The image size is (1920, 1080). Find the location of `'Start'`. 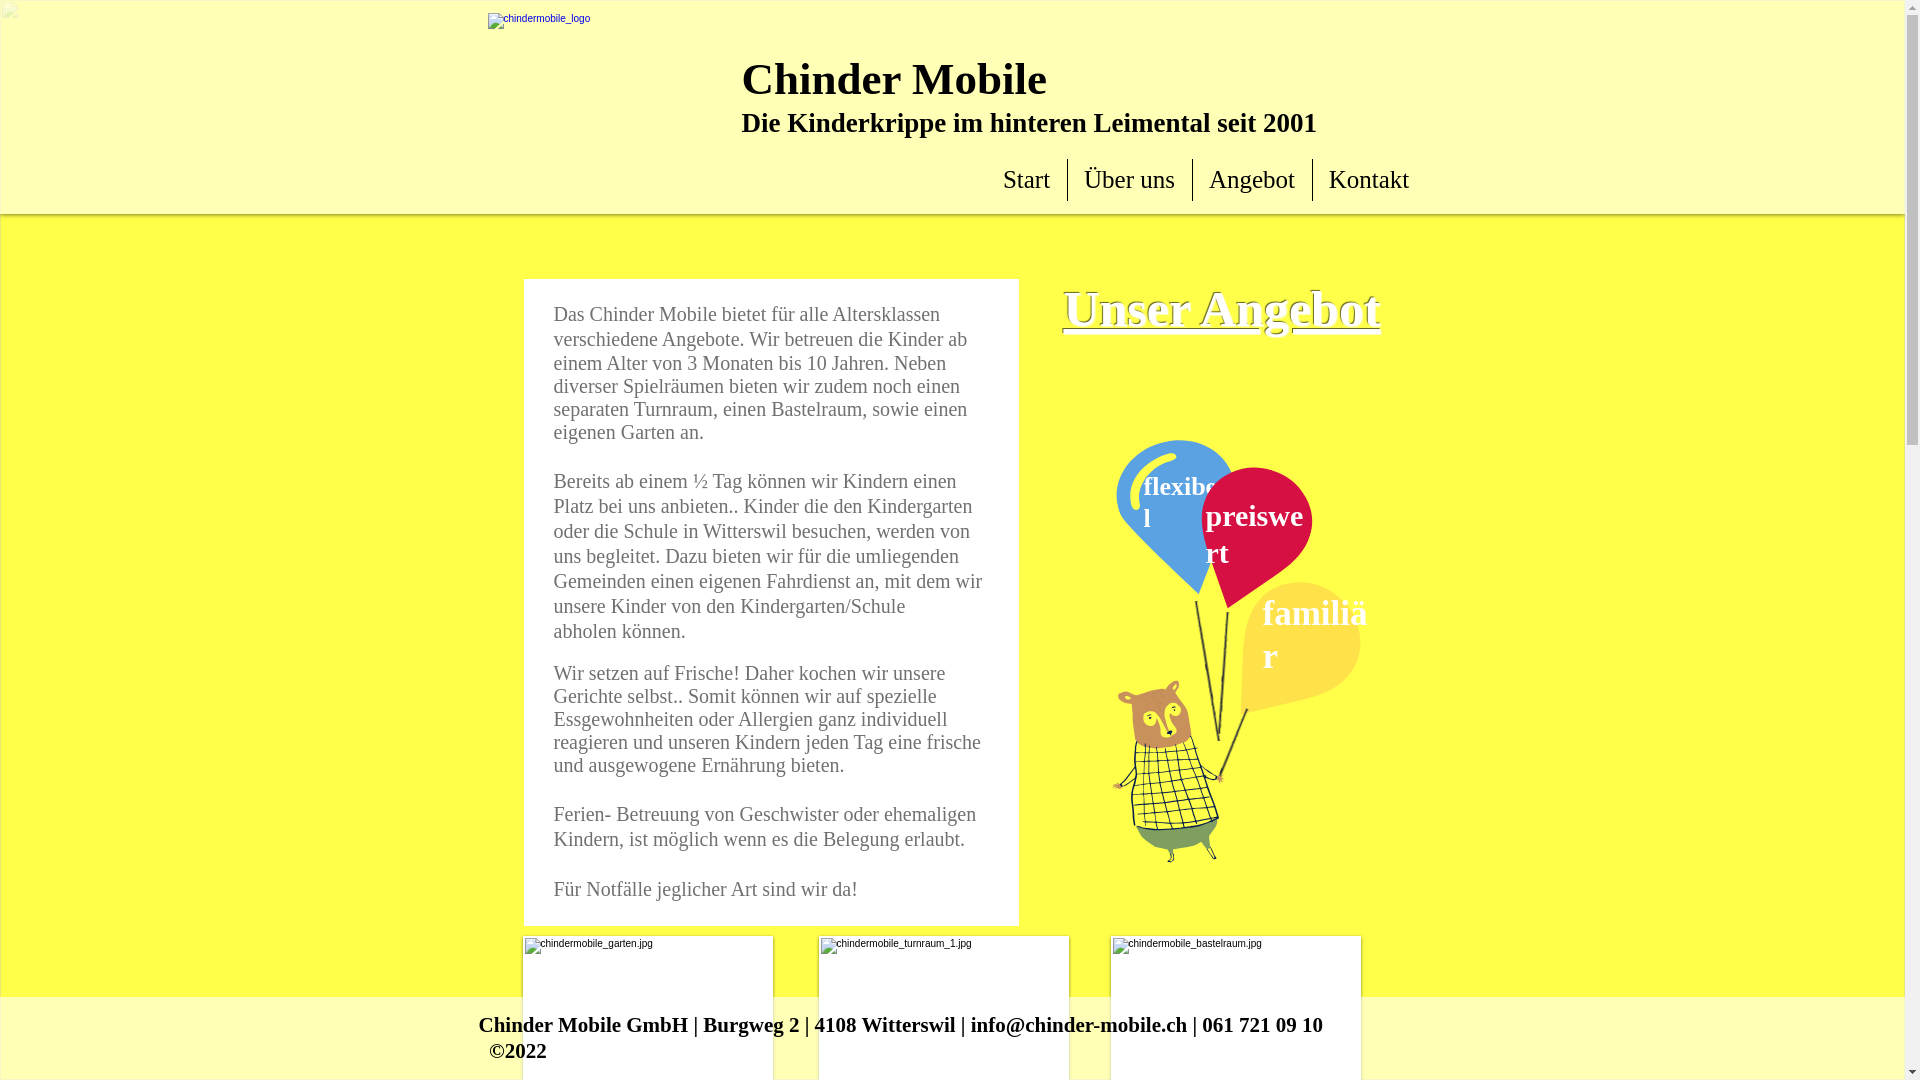

'Start' is located at coordinates (1026, 180).